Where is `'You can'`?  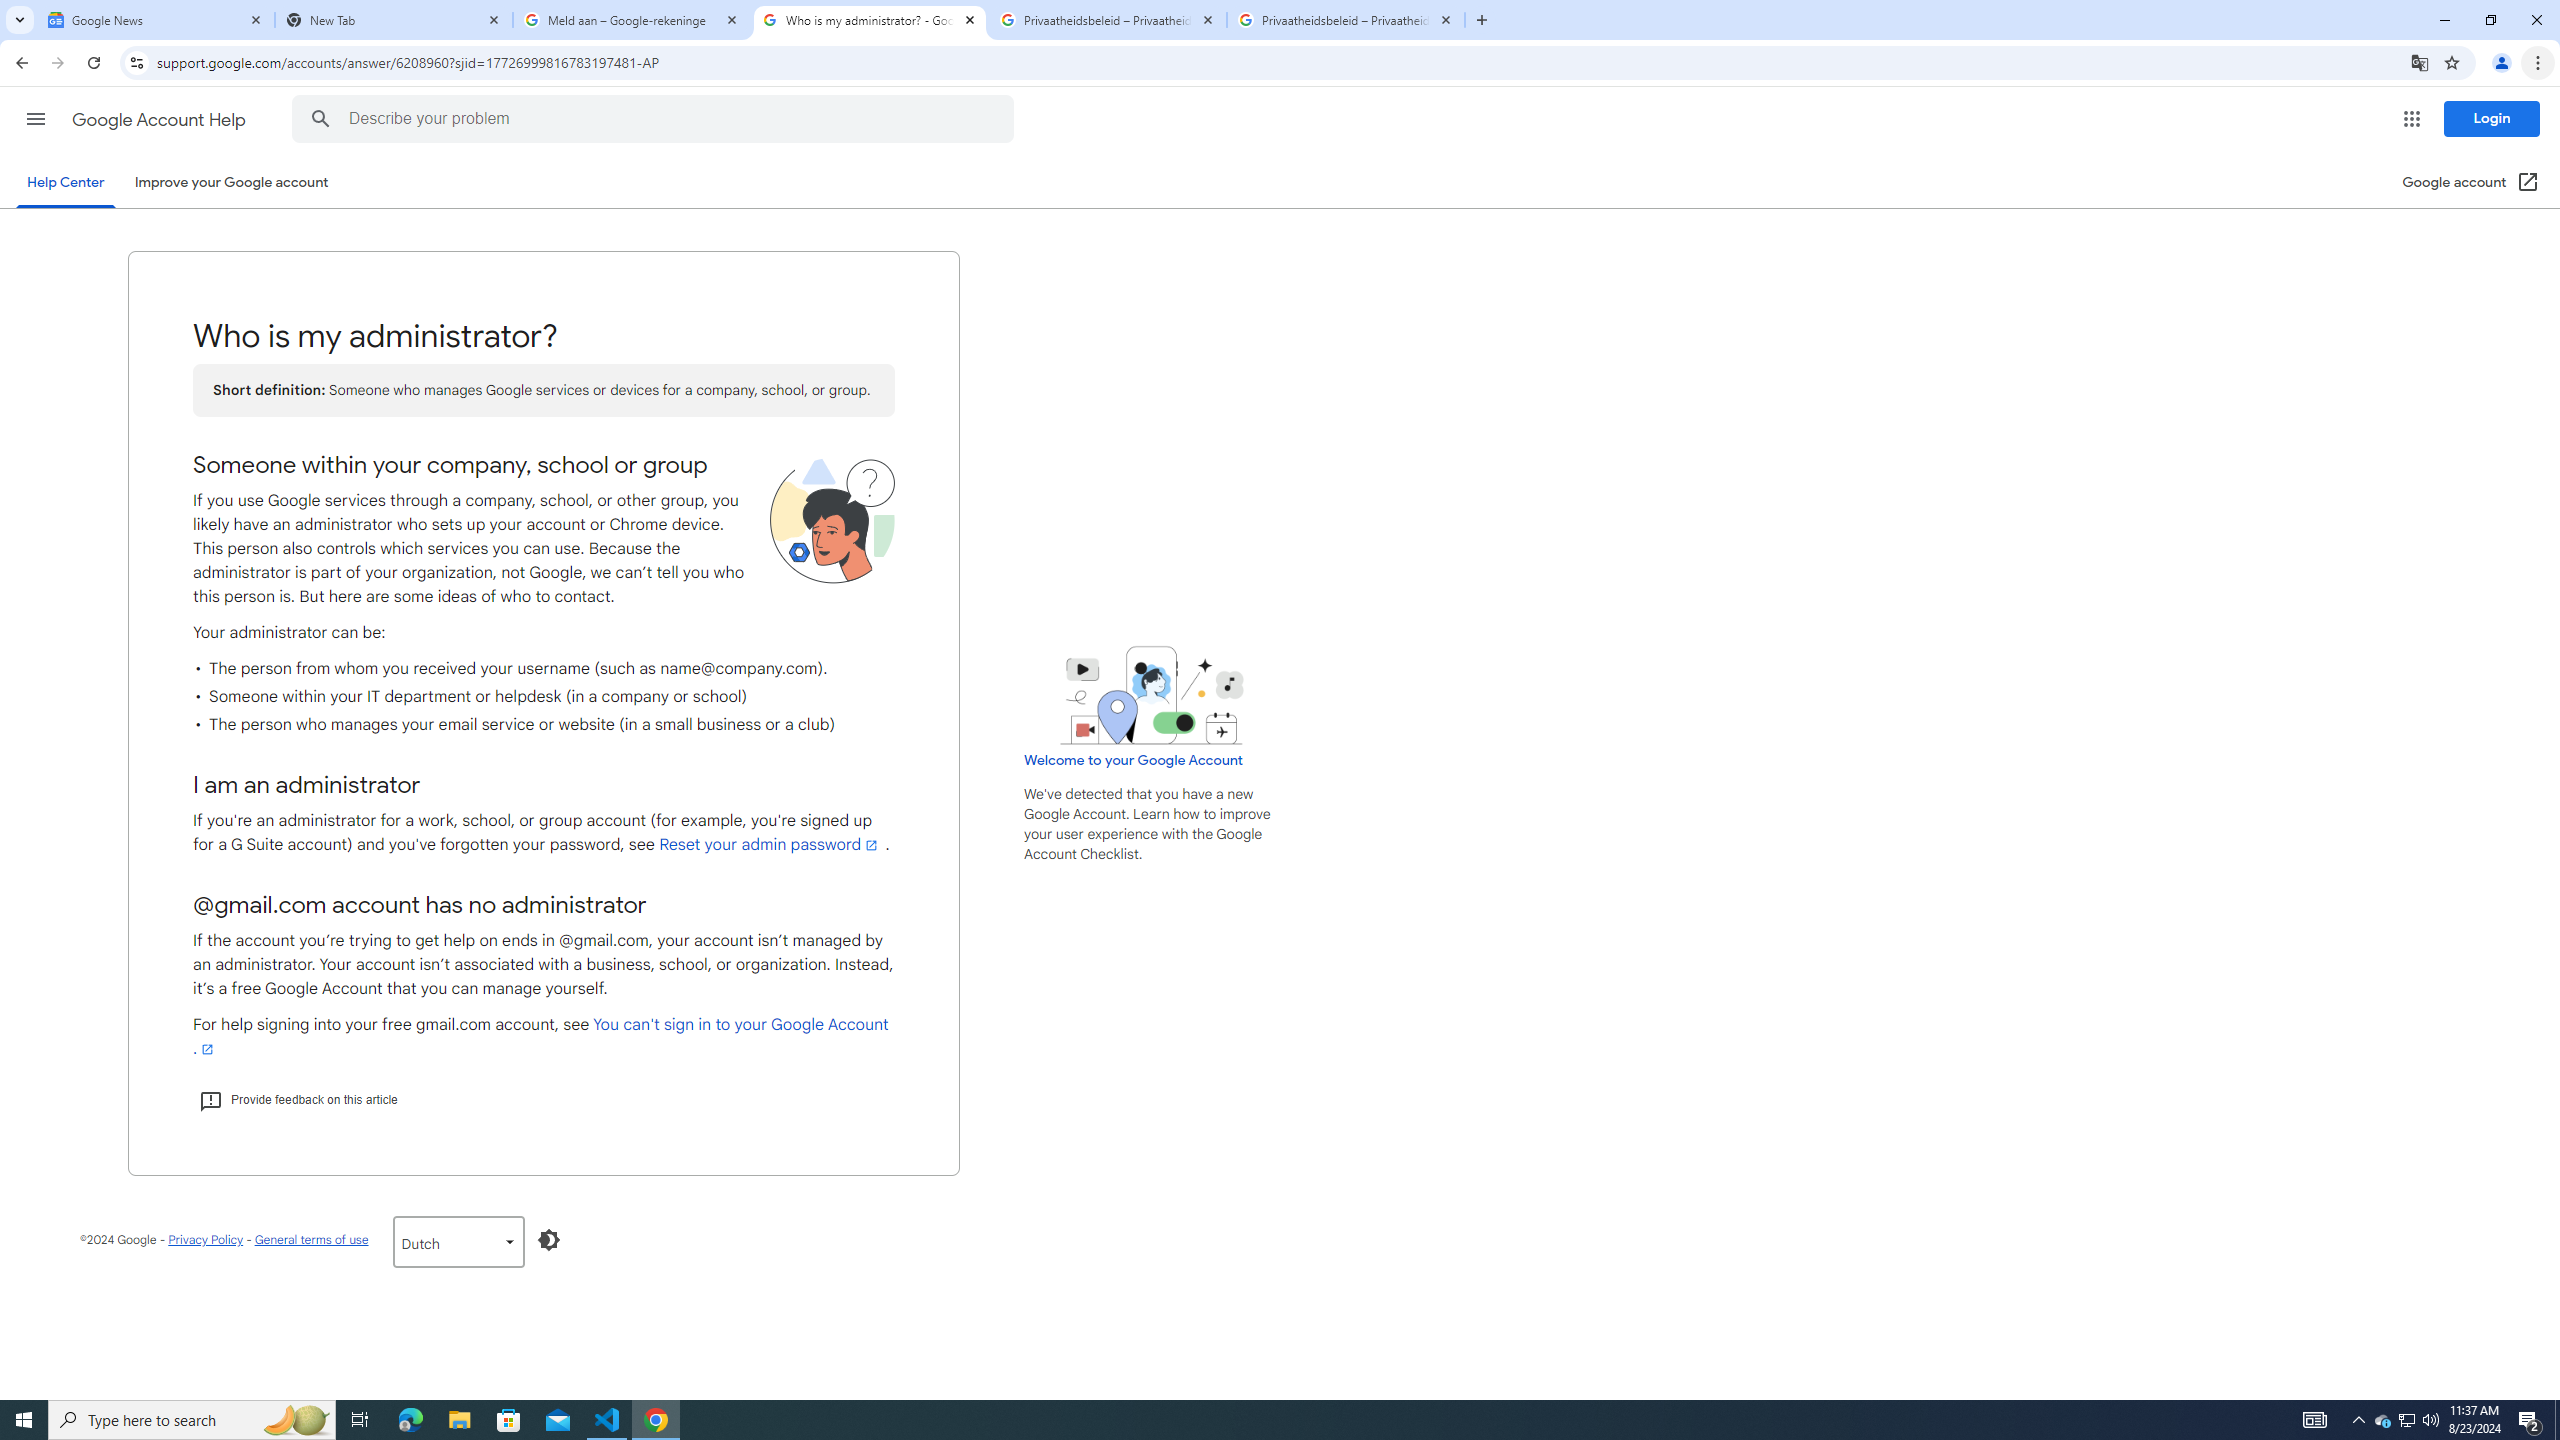 'You can' is located at coordinates (539, 1035).